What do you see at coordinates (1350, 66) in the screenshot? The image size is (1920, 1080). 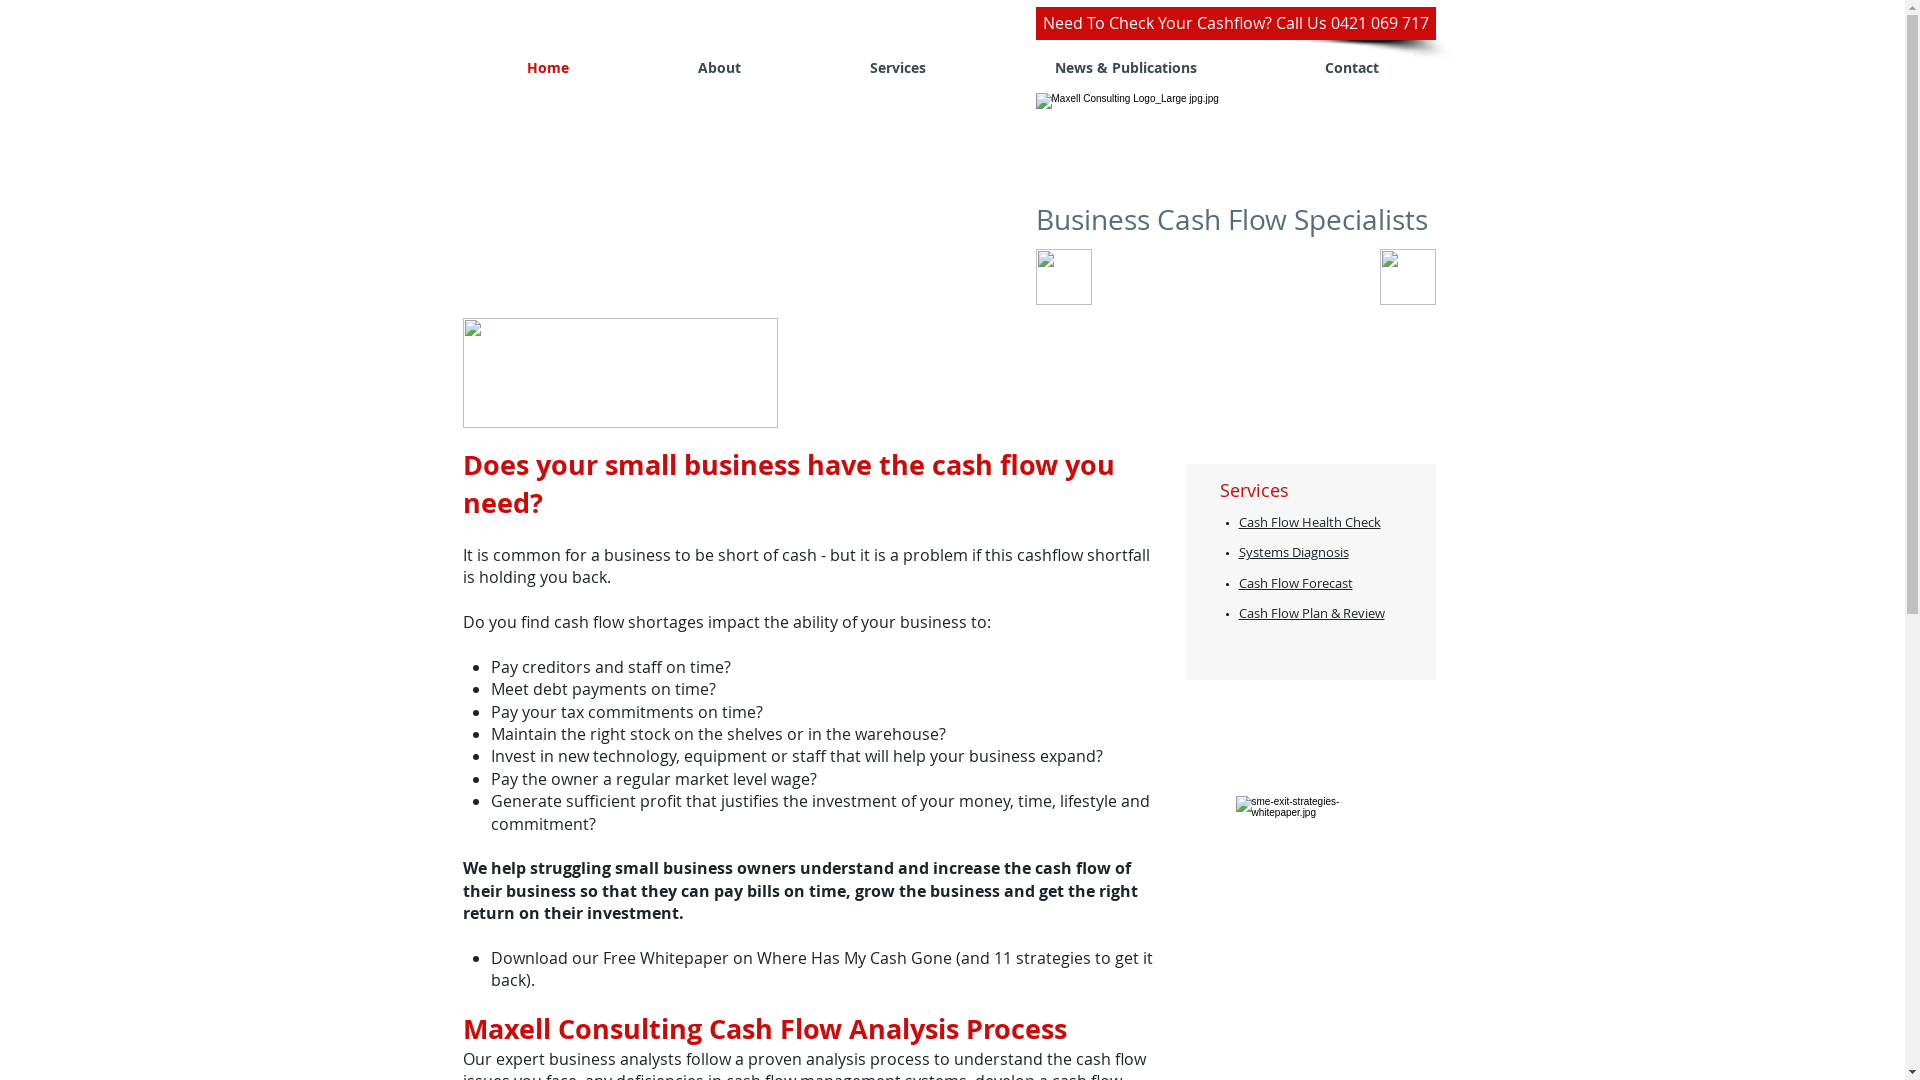 I see `'Contact'` at bounding box center [1350, 66].